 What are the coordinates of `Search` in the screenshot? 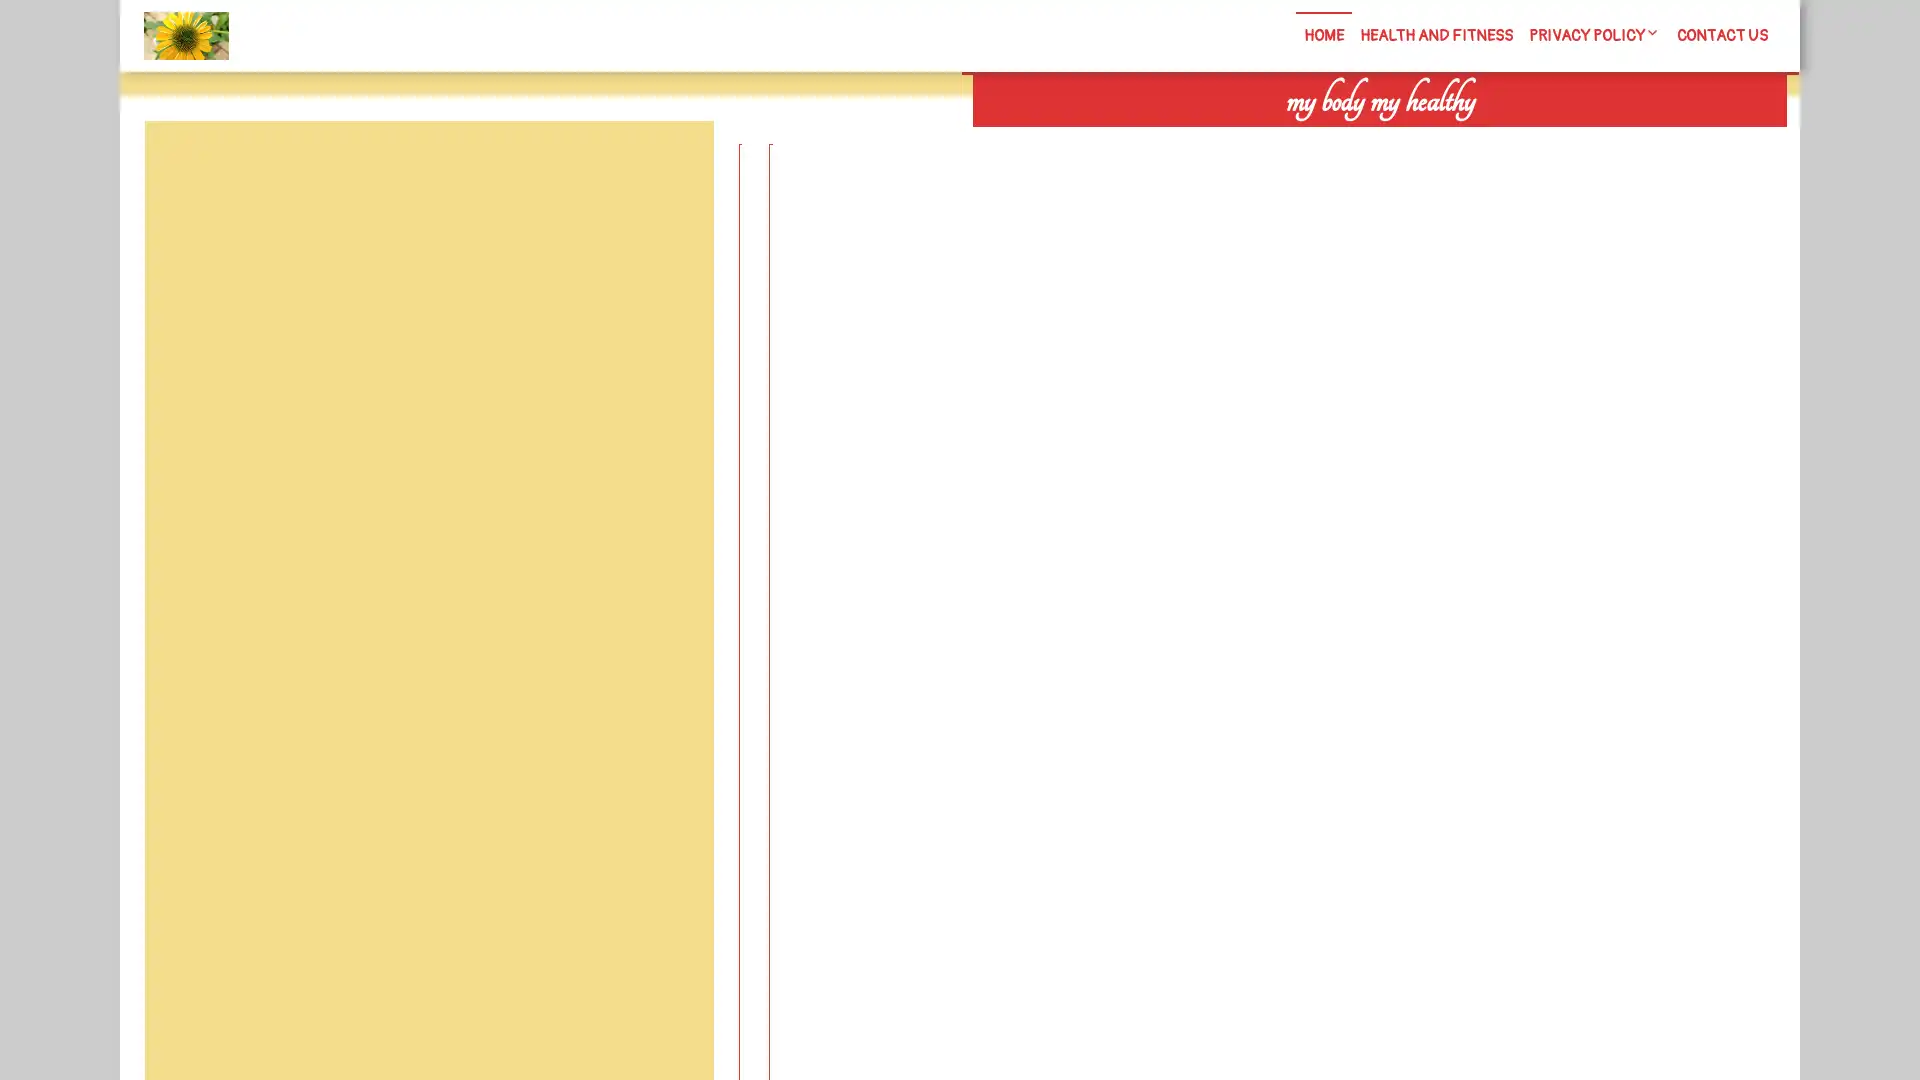 It's located at (667, 168).